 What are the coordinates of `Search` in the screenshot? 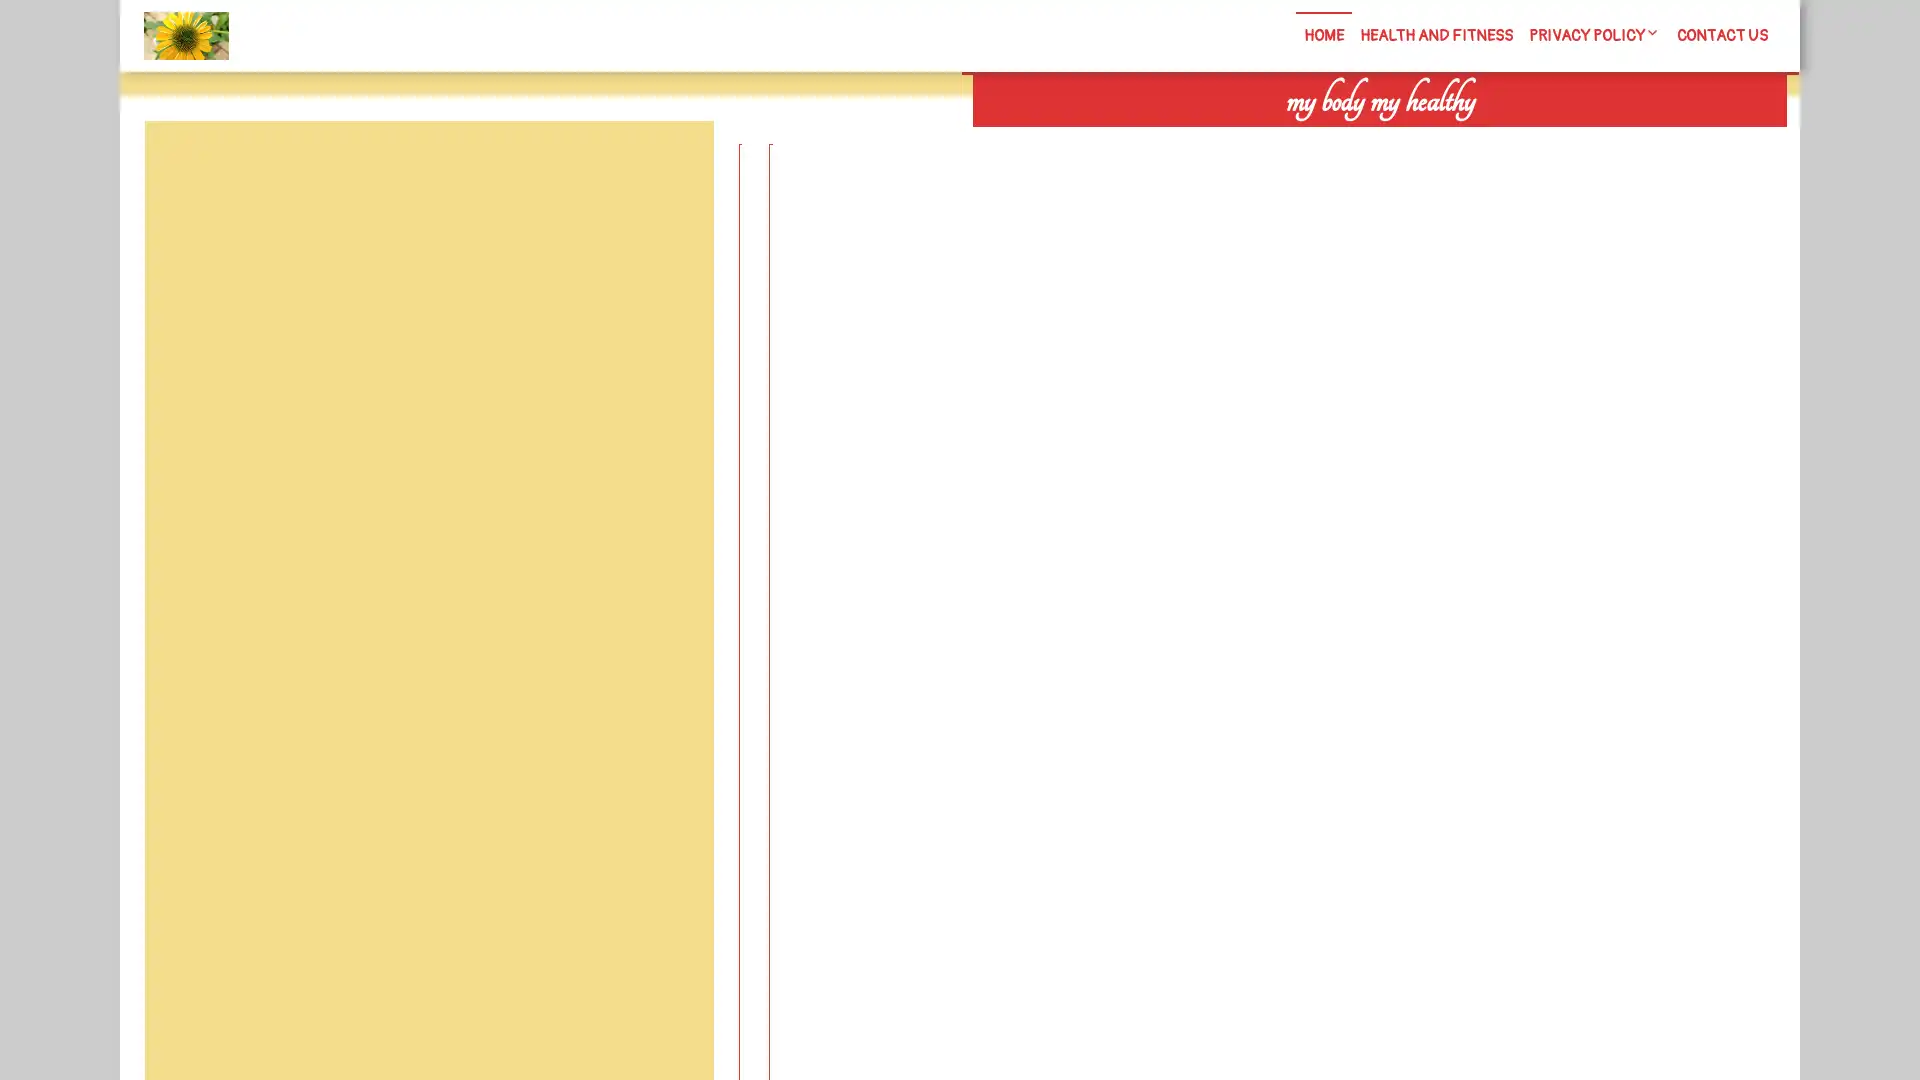 It's located at (667, 168).